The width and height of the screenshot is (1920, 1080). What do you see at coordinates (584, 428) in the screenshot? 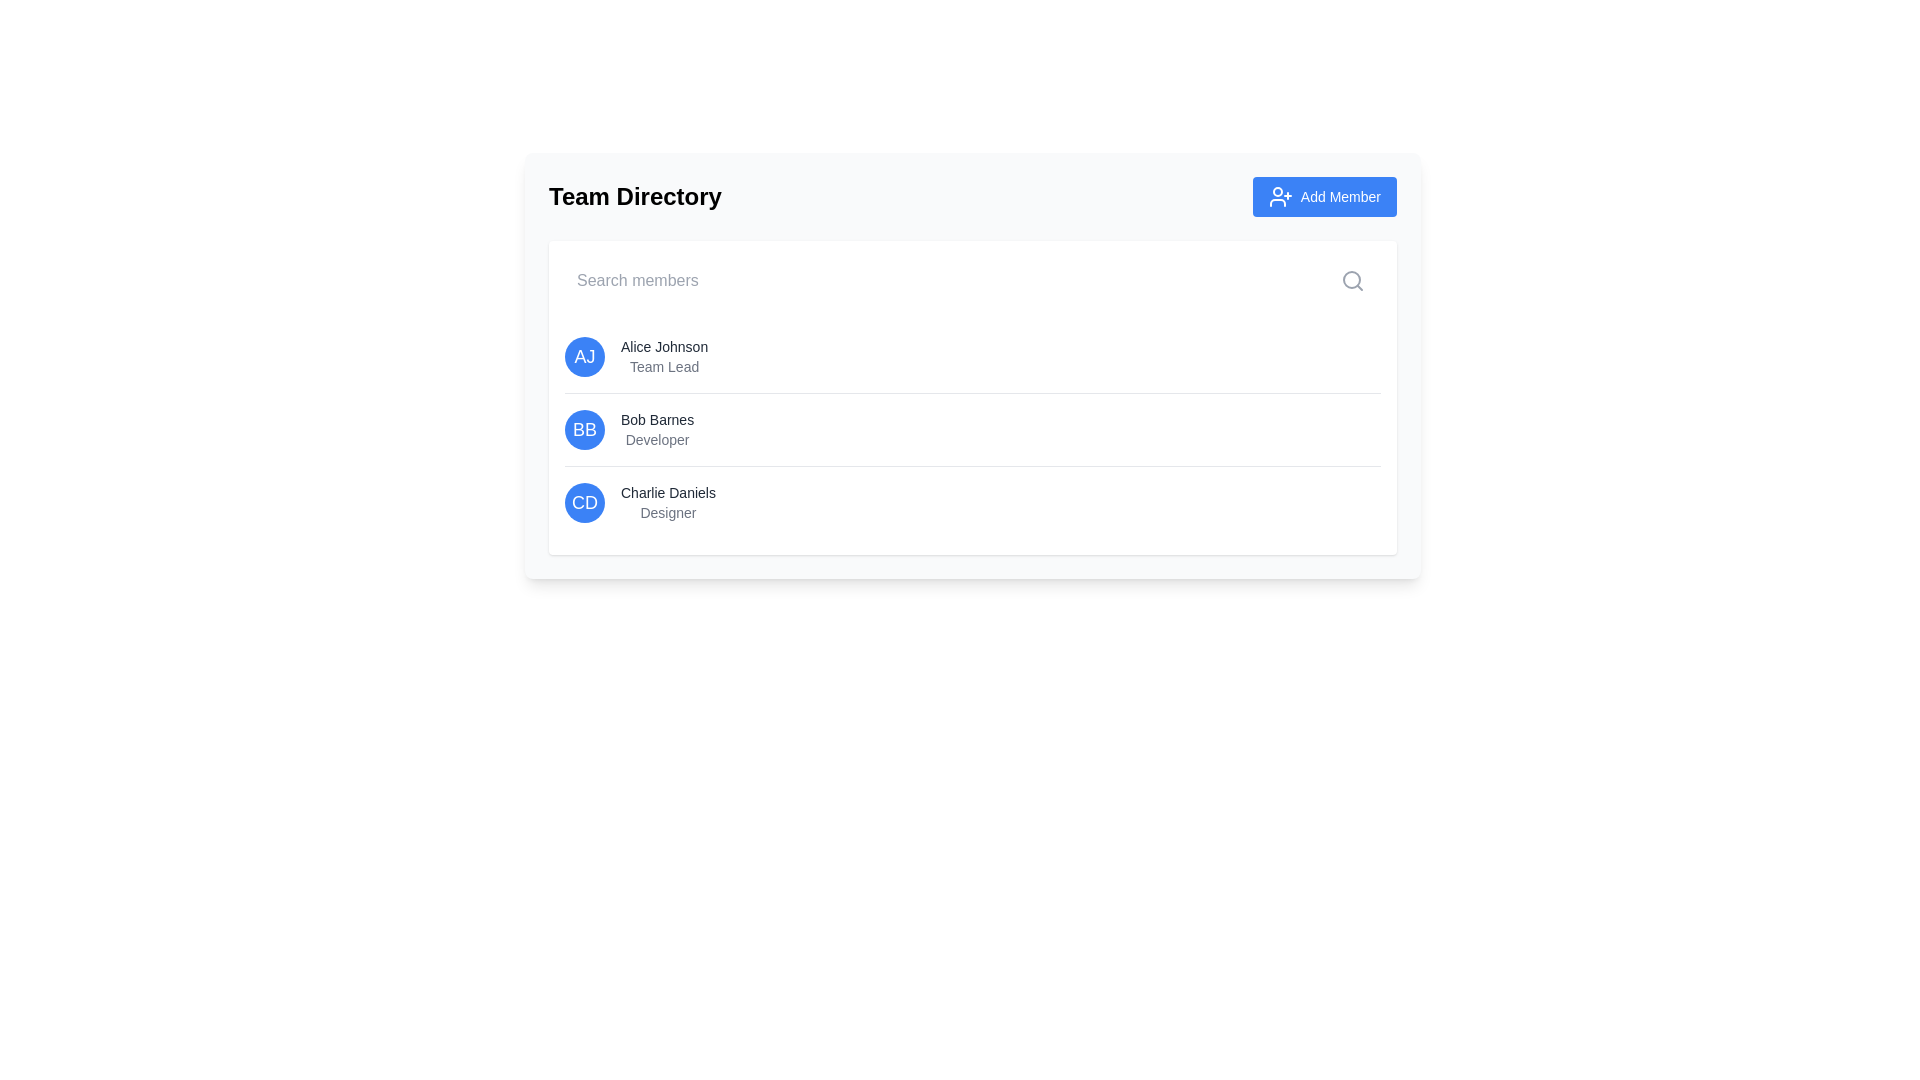
I see `the Avatar badge representing 'Bob Barnes' in the team directory listing` at bounding box center [584, 428].